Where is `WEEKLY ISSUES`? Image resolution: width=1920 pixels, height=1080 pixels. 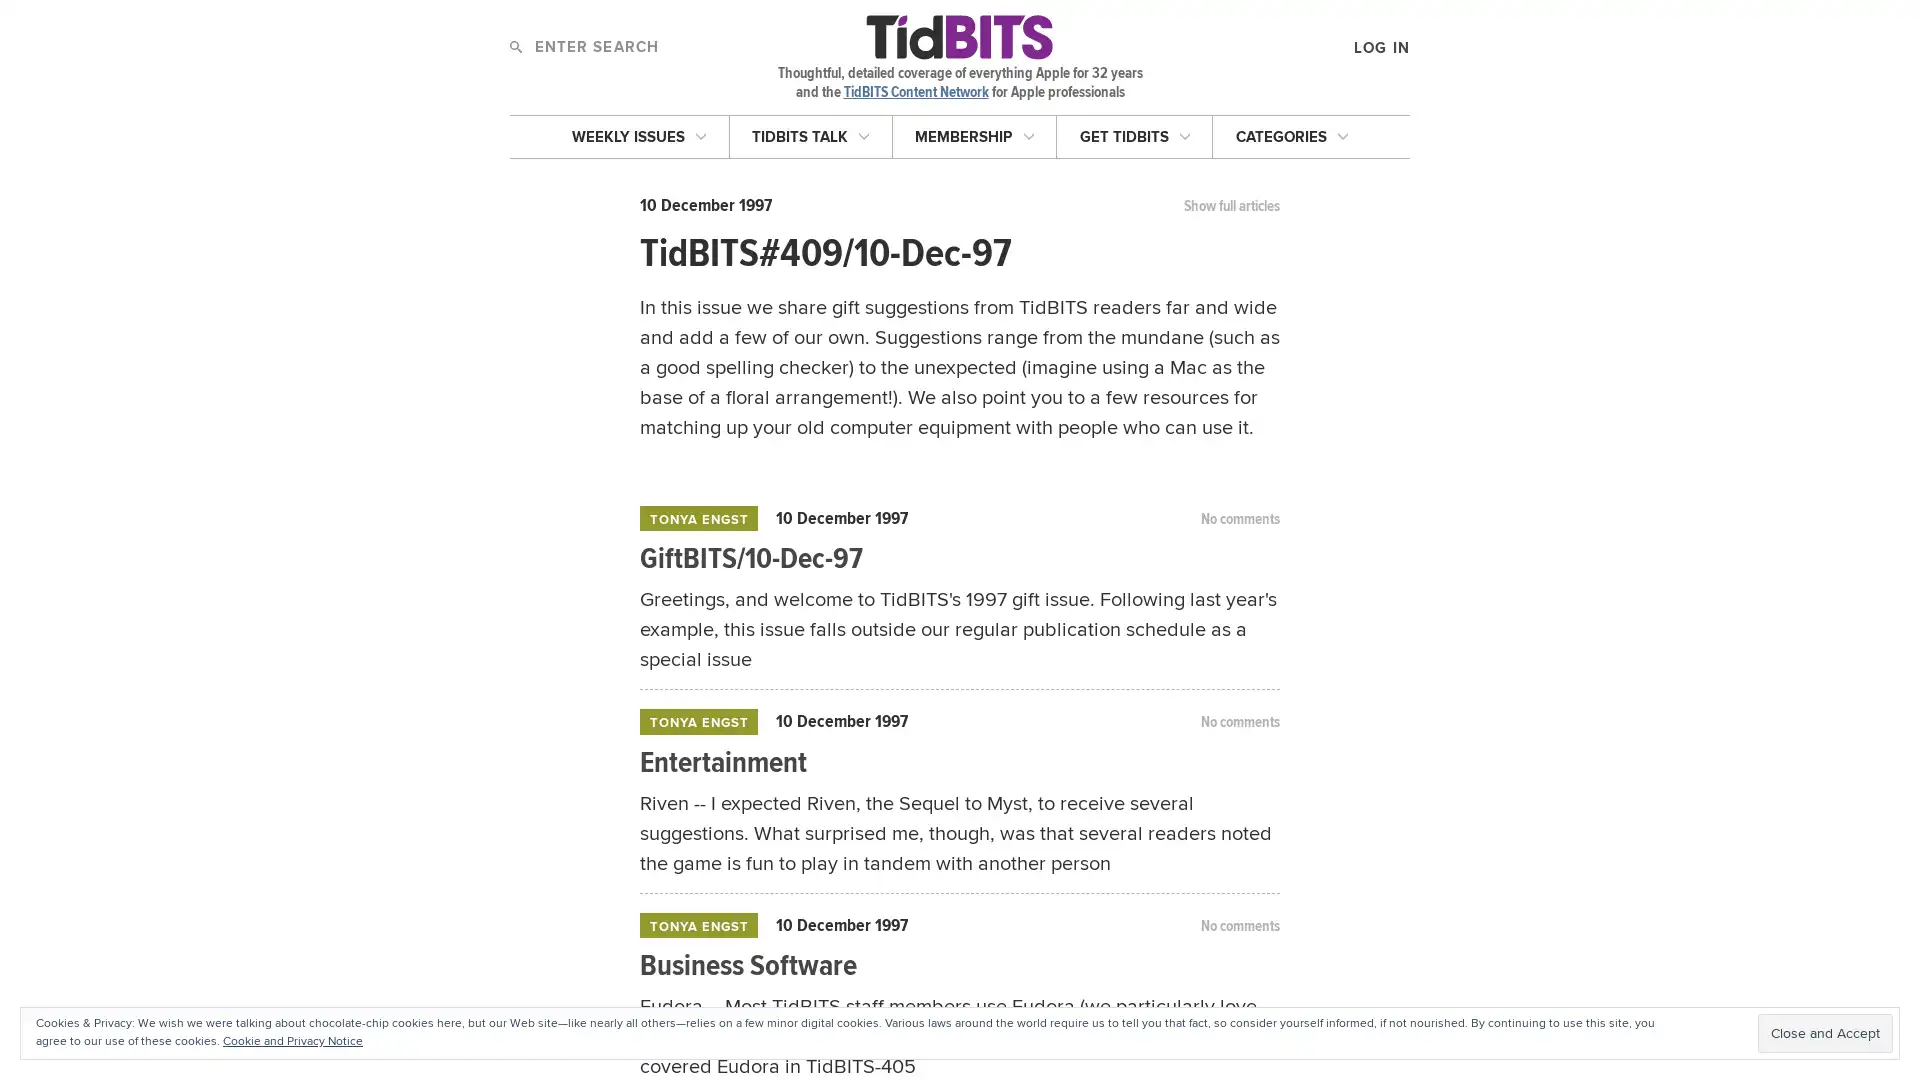 WEEKLY ISSUES is located at coordinates (637, 135).